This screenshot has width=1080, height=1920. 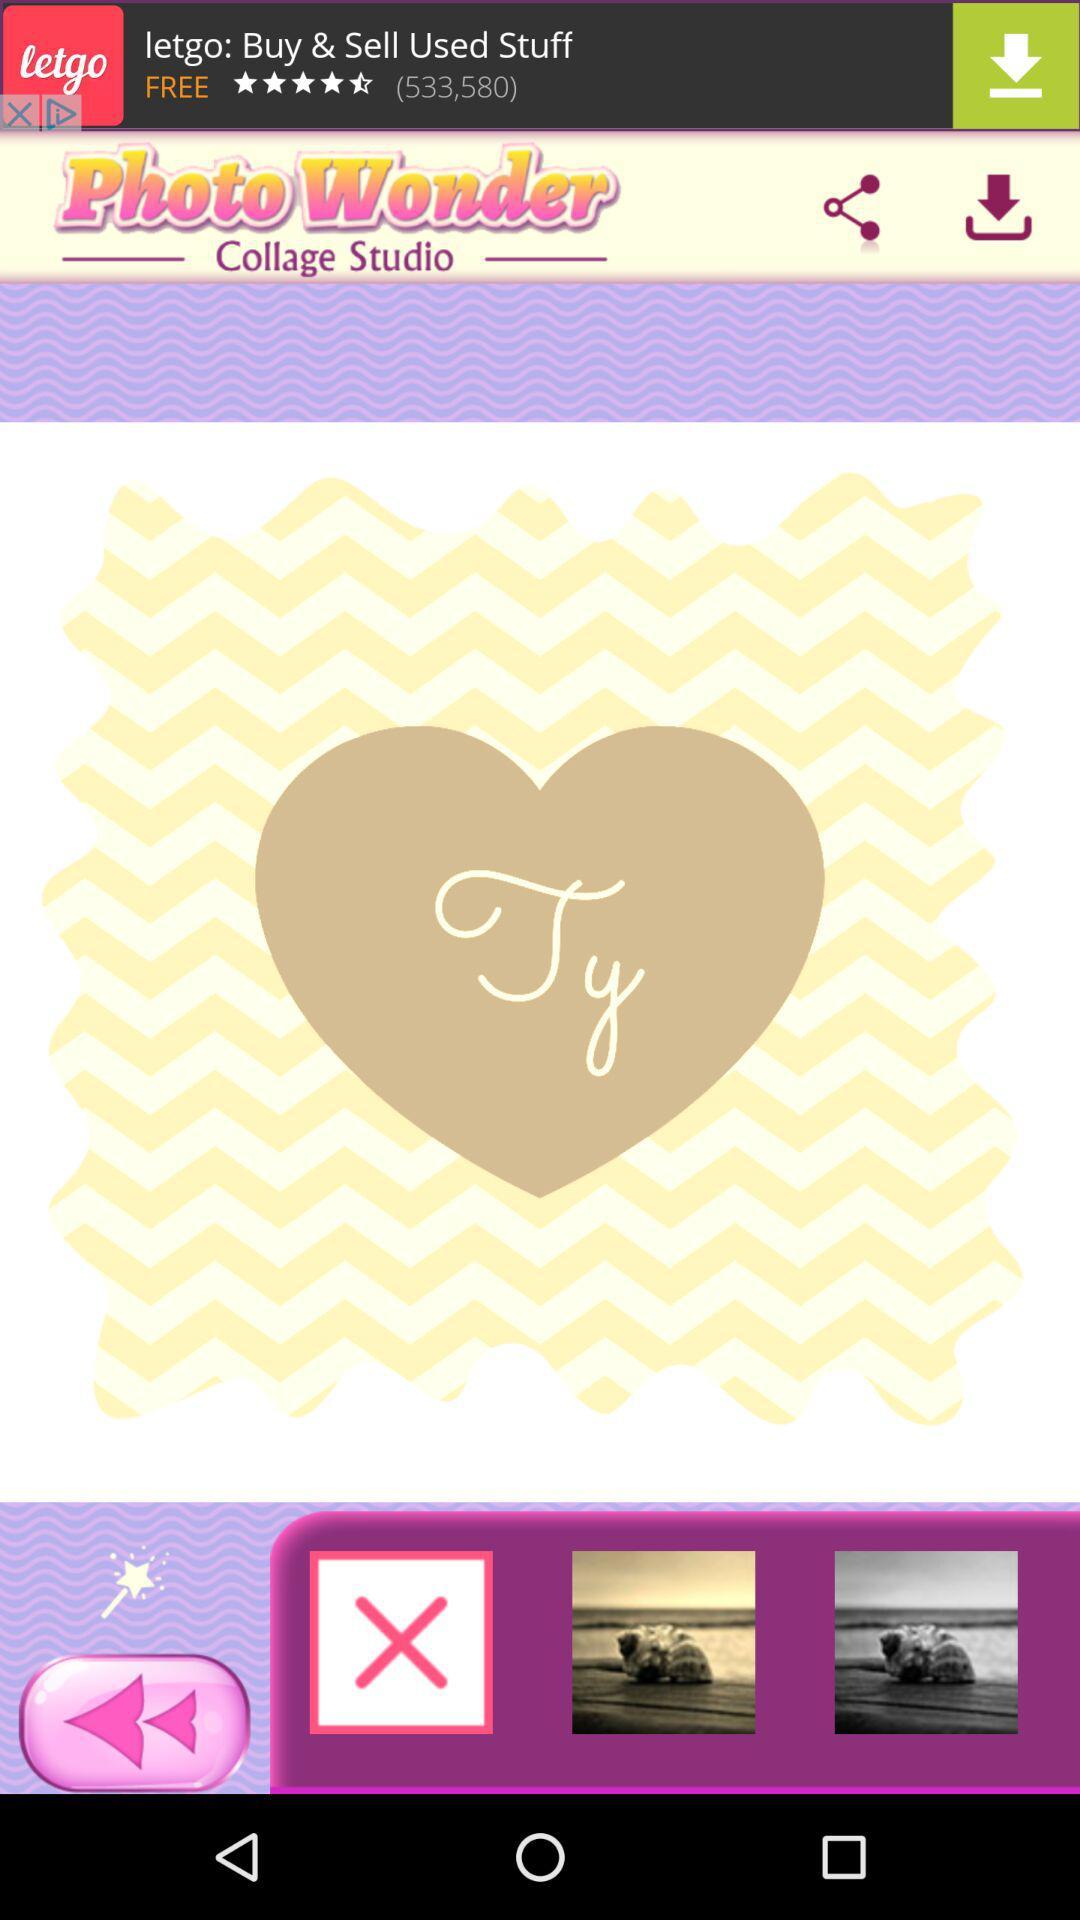 What do you see at coordinates (401, 1642) in the screenshot?
I see `the first image from left at bottom` at bounding box center [401, 1642].